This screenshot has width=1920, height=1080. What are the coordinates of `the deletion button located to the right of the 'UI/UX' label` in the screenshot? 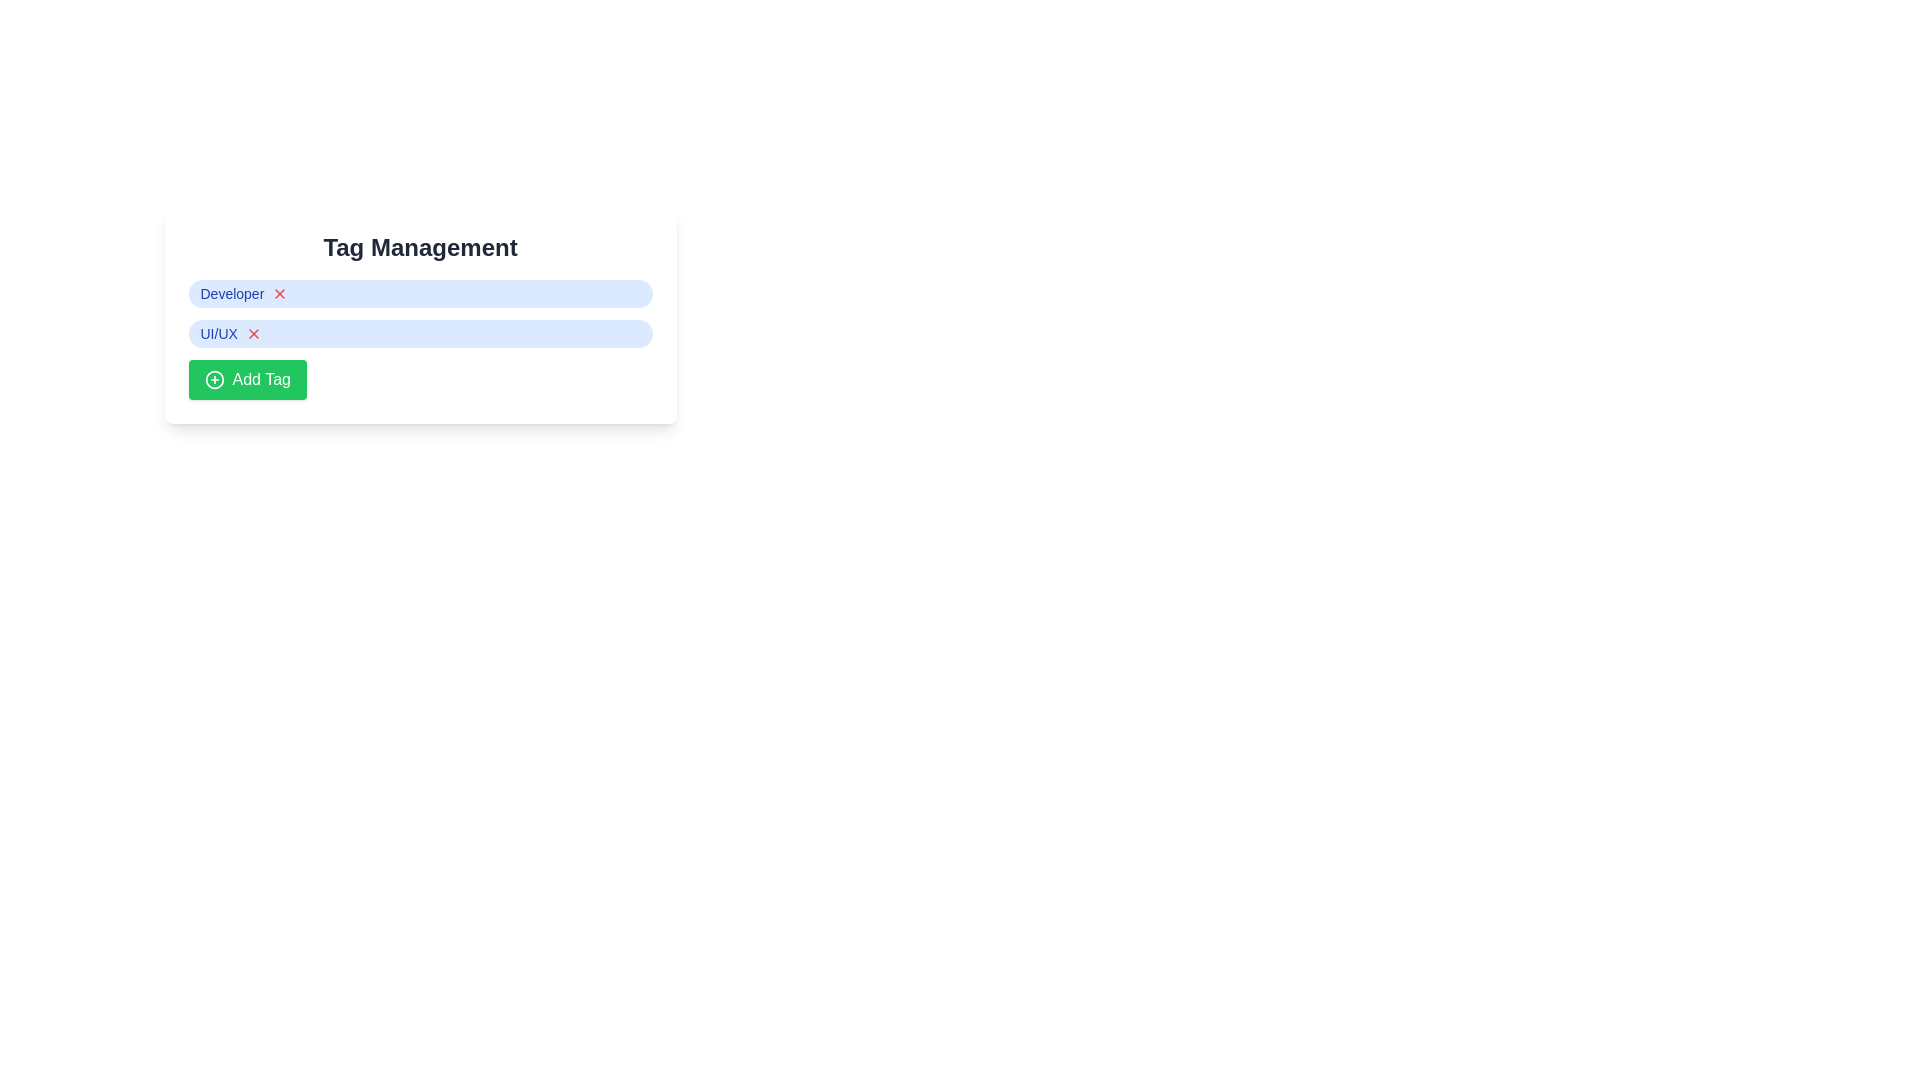 It's located at (252, 333).